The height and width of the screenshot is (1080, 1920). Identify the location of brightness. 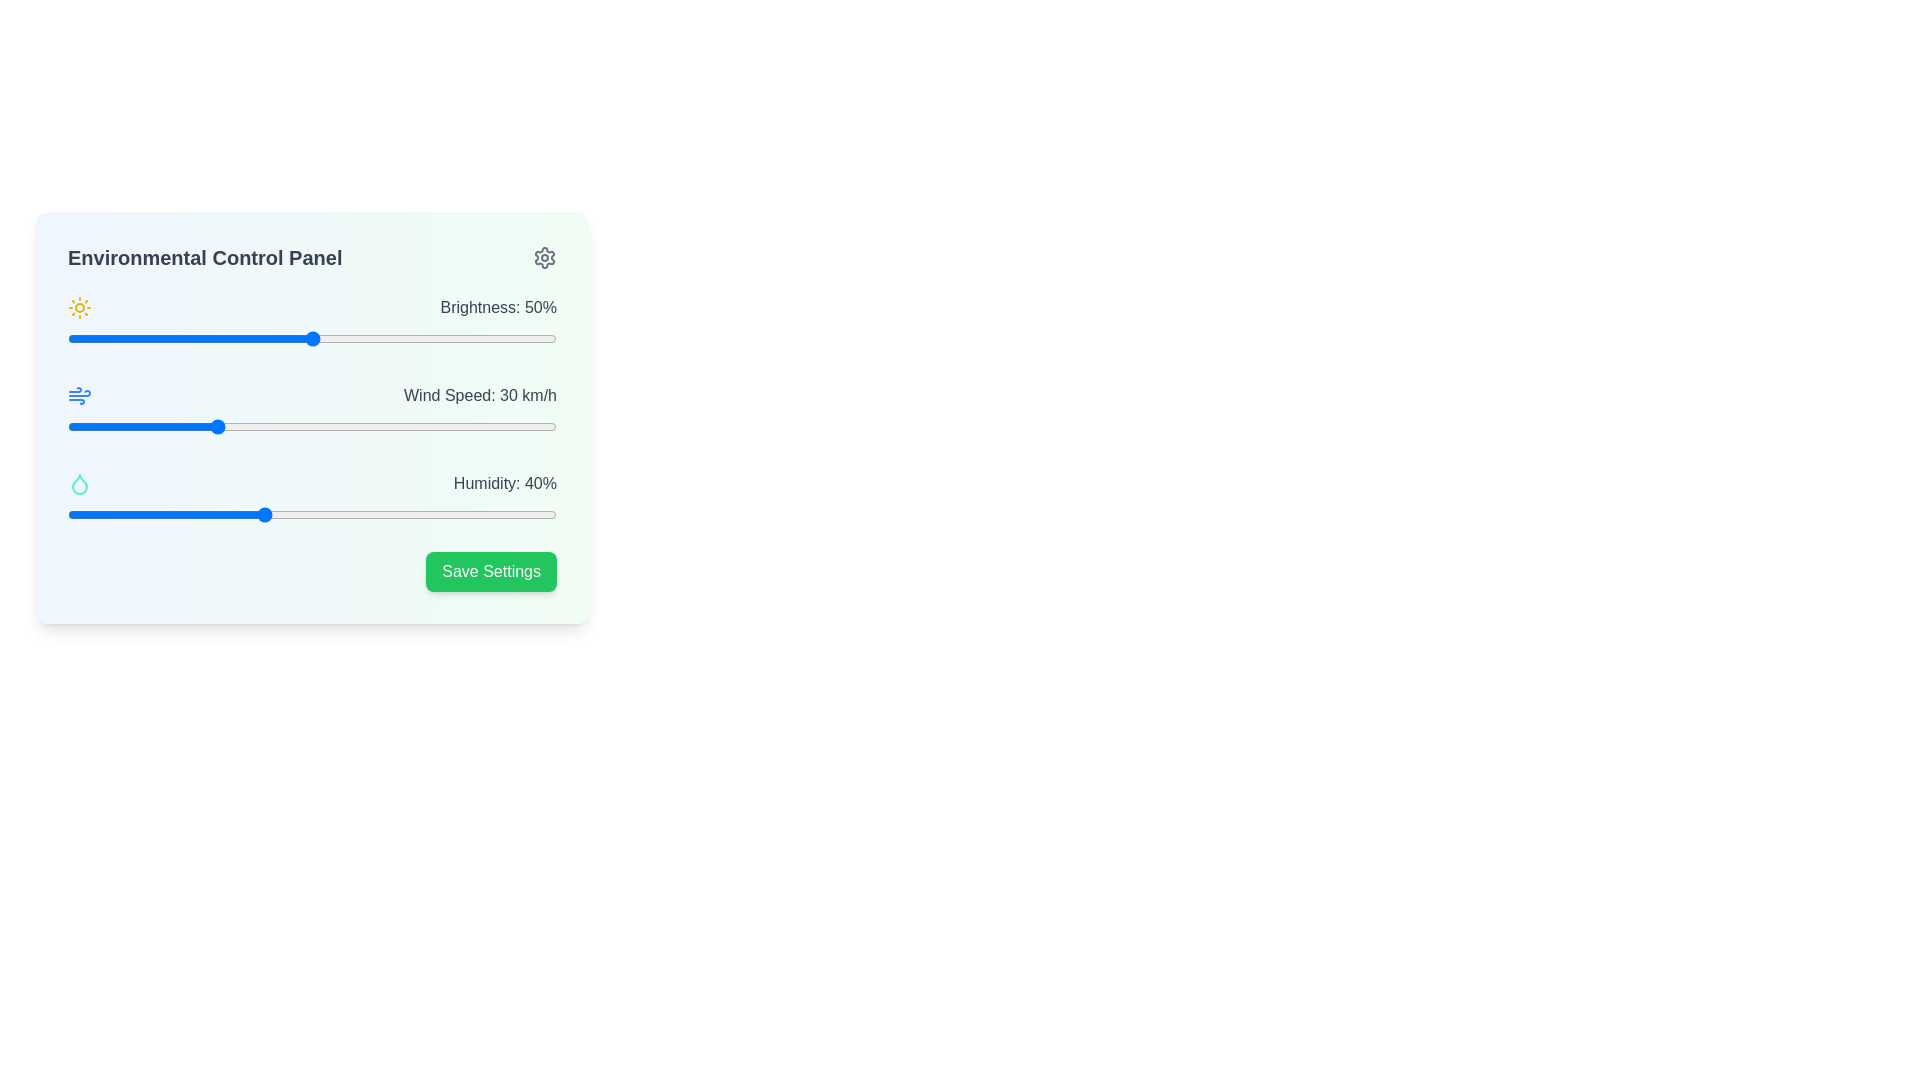
(438, 338).